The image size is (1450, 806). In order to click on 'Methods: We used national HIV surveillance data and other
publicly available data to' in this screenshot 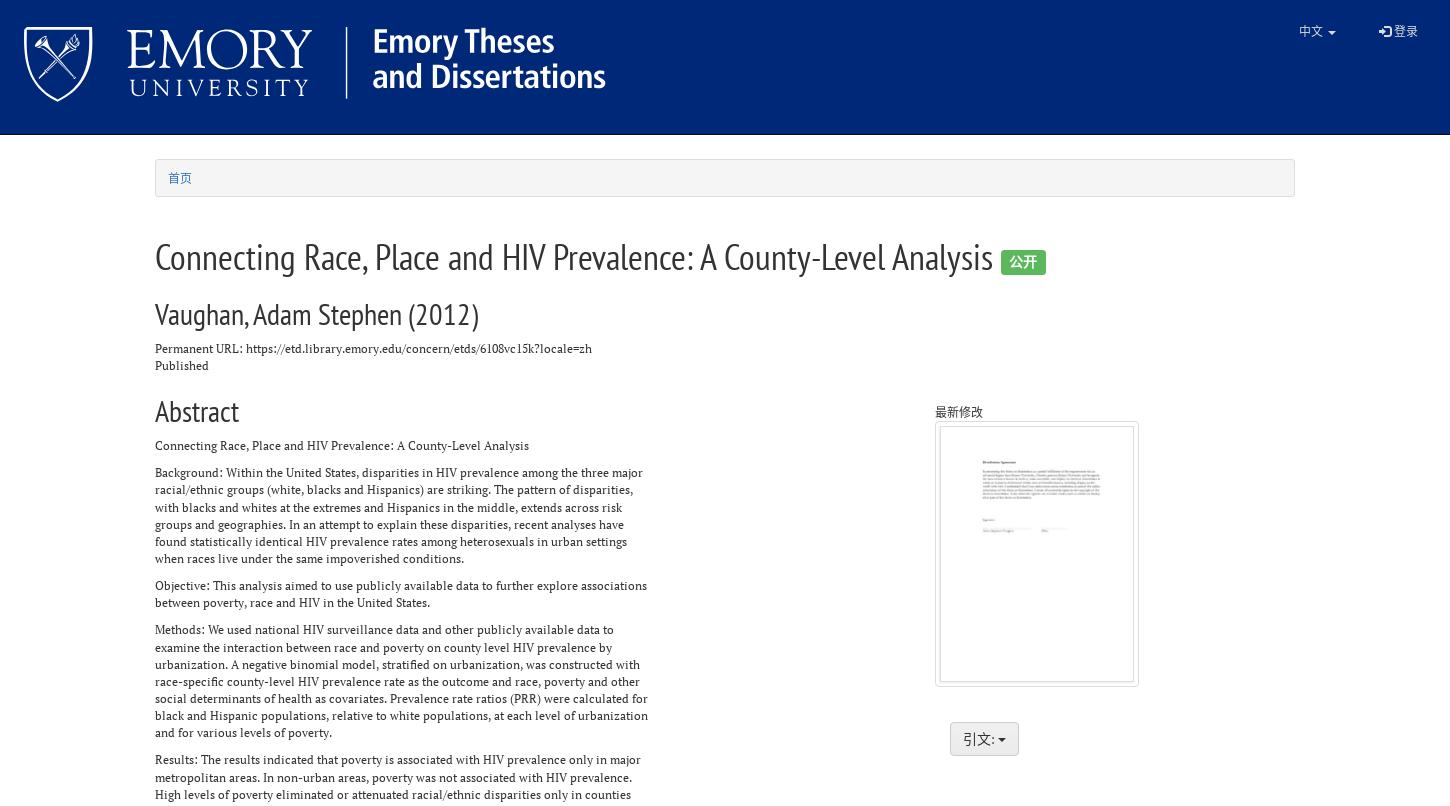, I will do `click(383, 628)`.